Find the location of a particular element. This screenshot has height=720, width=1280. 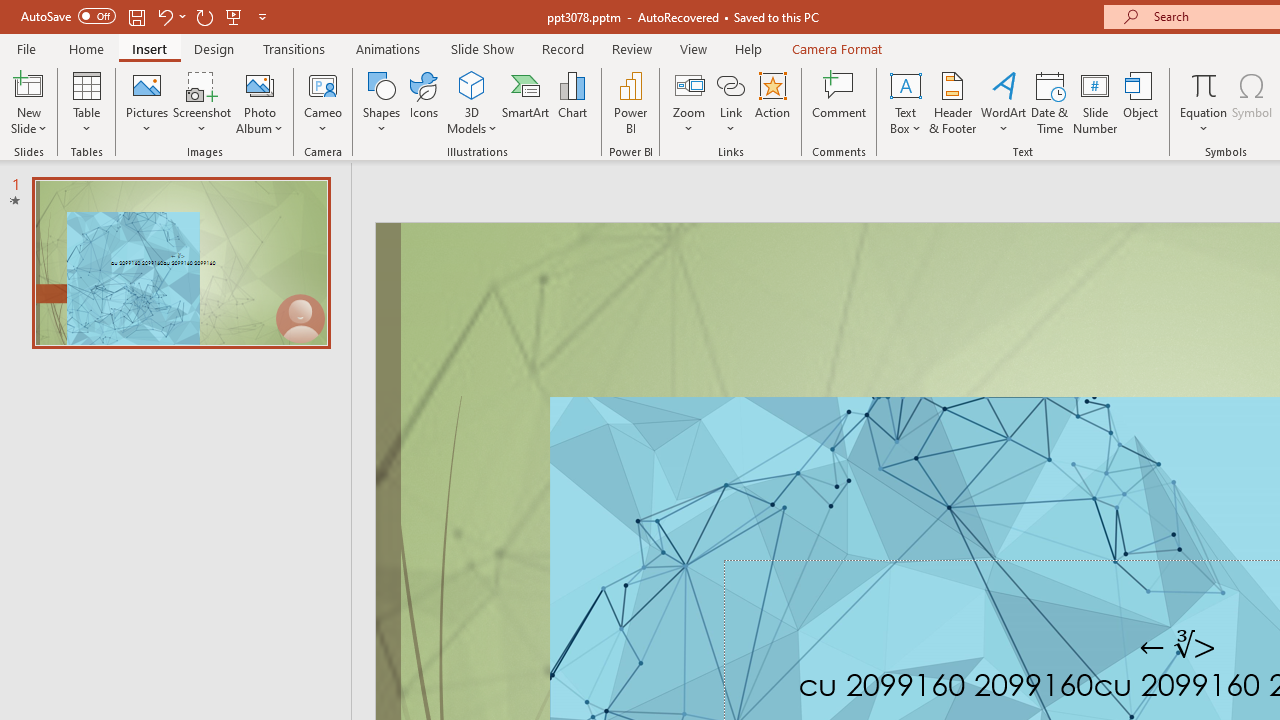

'Link' is located at coordinates (730, 103).